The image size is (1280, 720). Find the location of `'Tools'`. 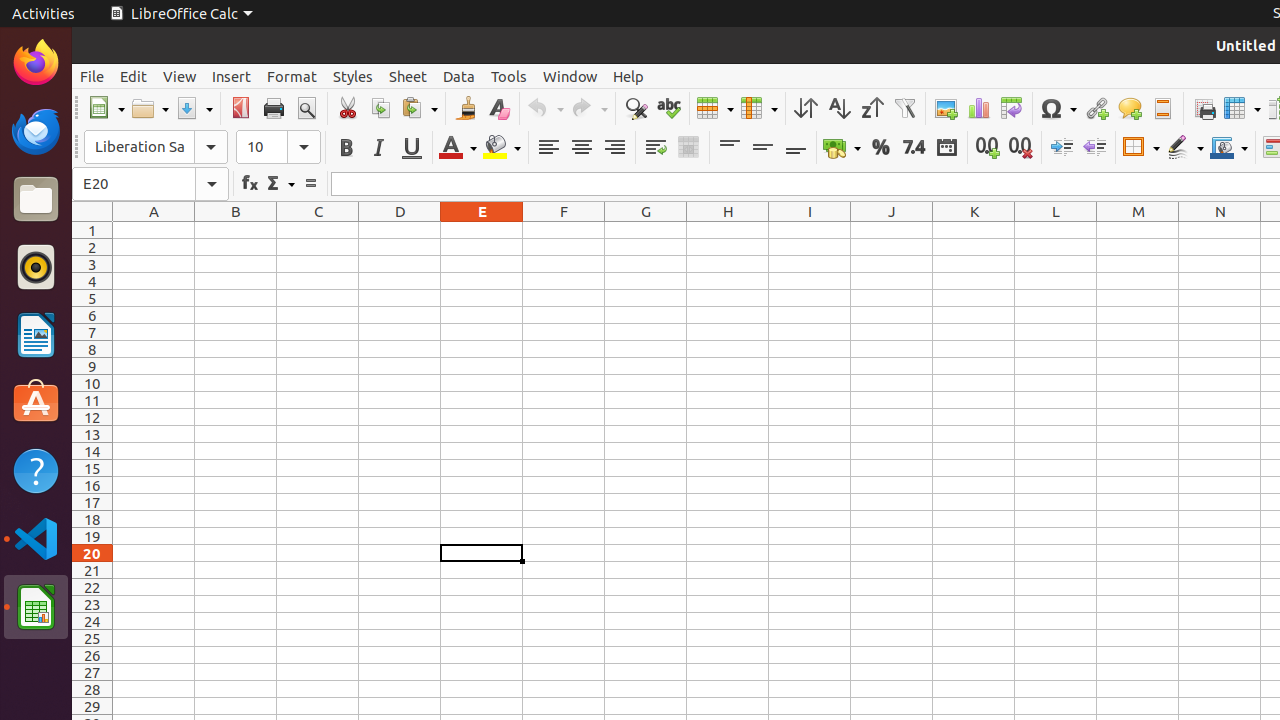

'Tools' is located at coordinates (509, 75).